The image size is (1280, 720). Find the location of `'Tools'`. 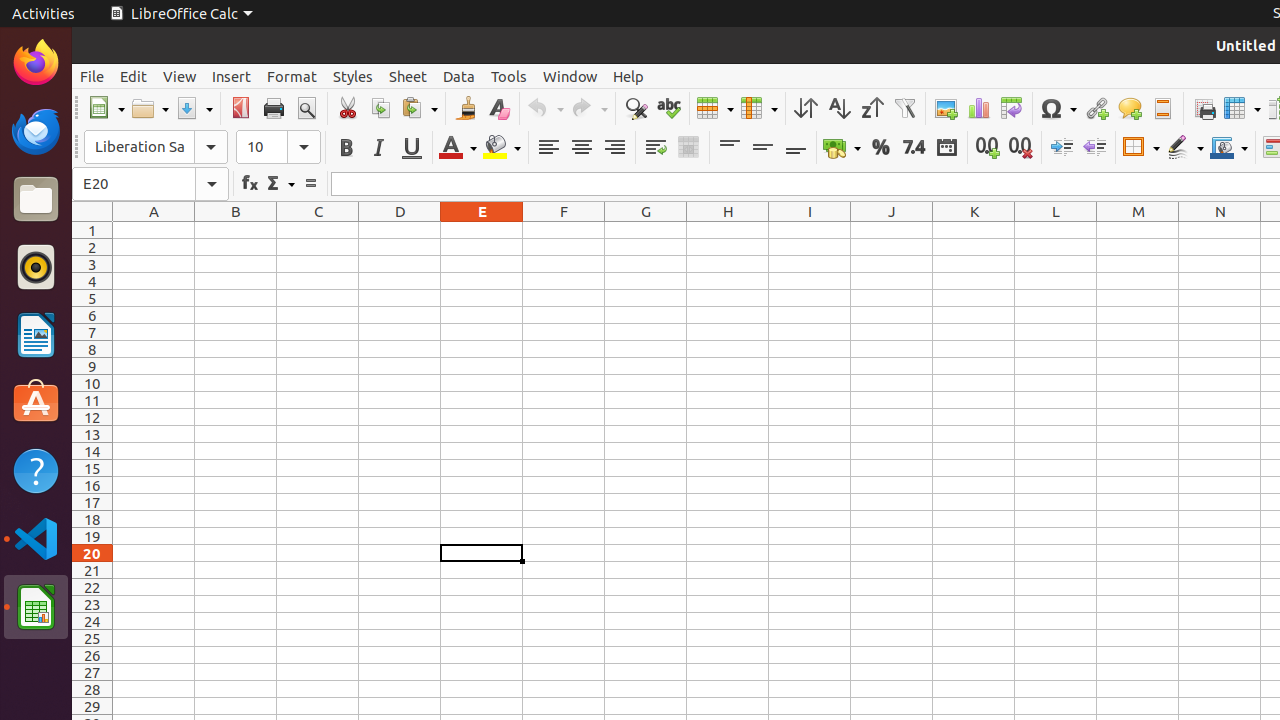

'Tools' is located at coordinates (509, 75).